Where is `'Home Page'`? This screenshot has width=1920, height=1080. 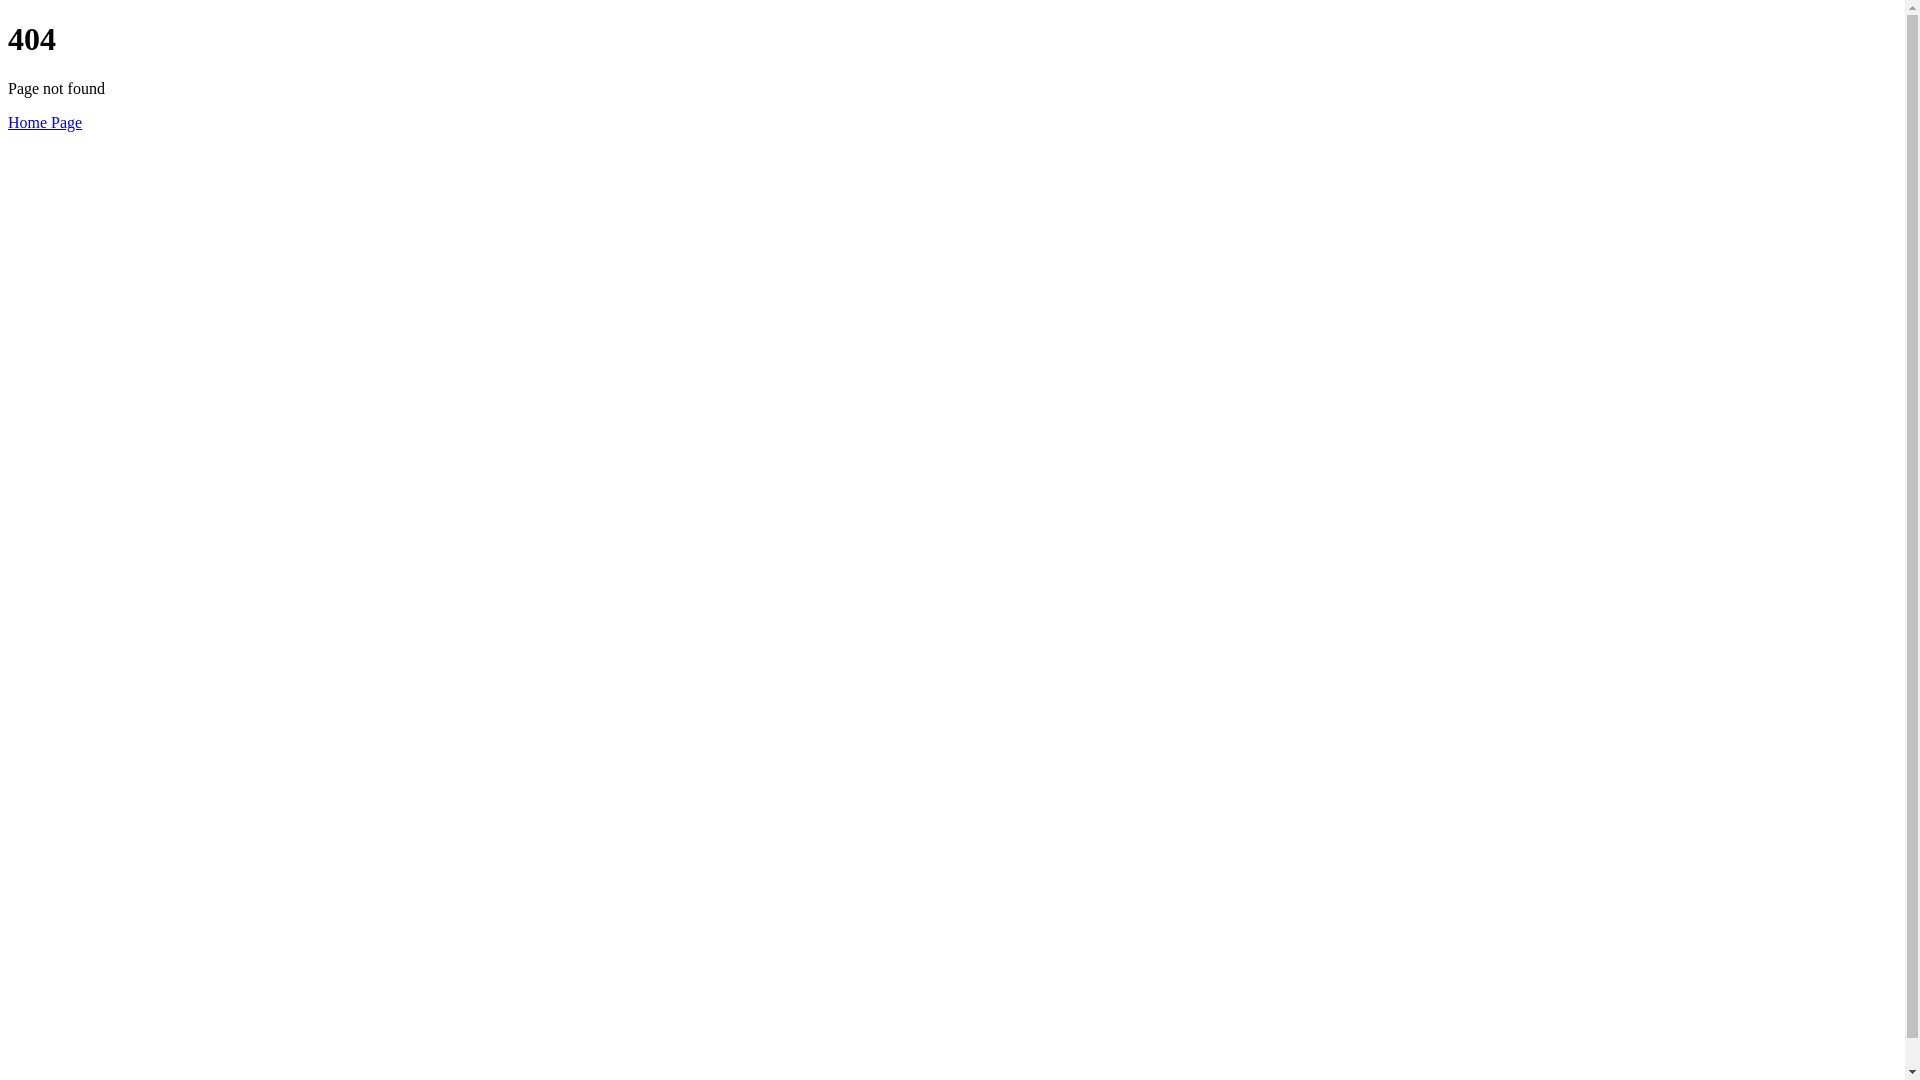
'Home Page' is located at coordinates (44, 122).